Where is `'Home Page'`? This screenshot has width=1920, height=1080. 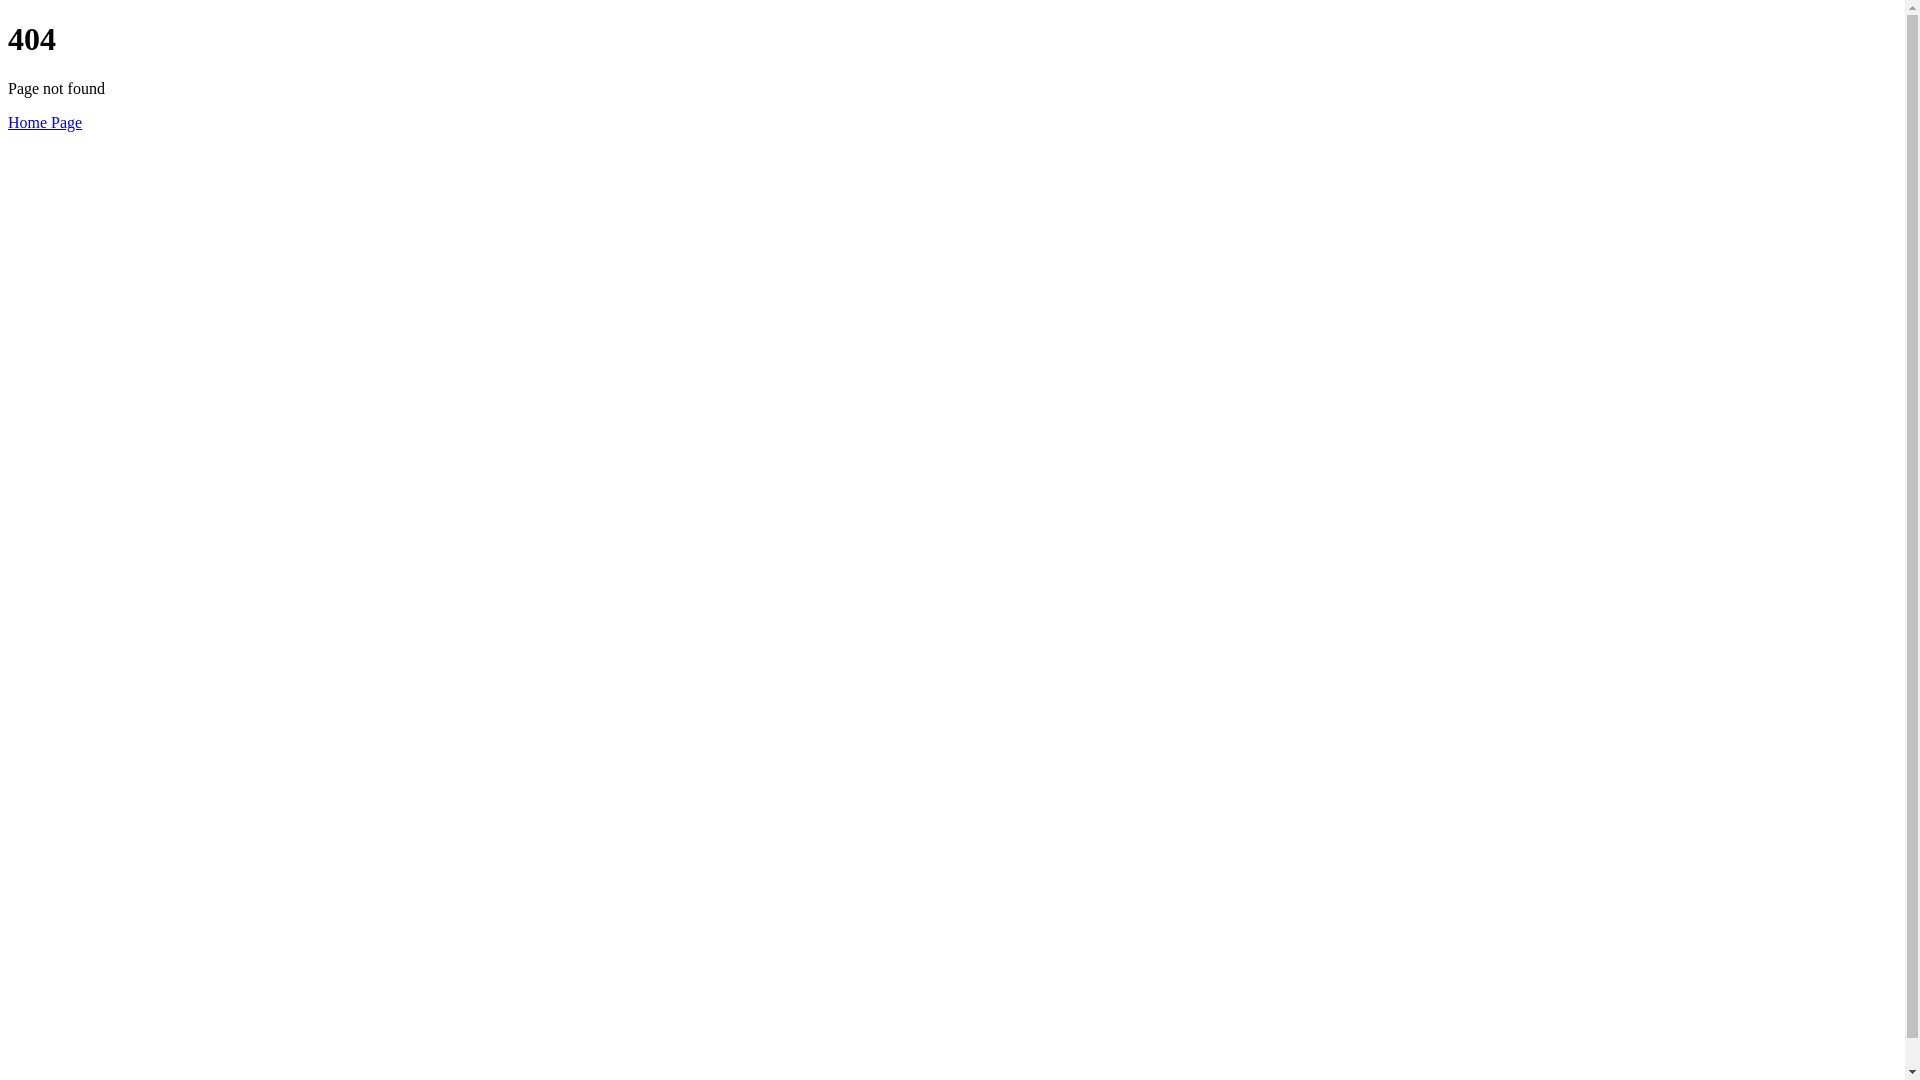
'Home Page' is located at coordinates (44, 122).